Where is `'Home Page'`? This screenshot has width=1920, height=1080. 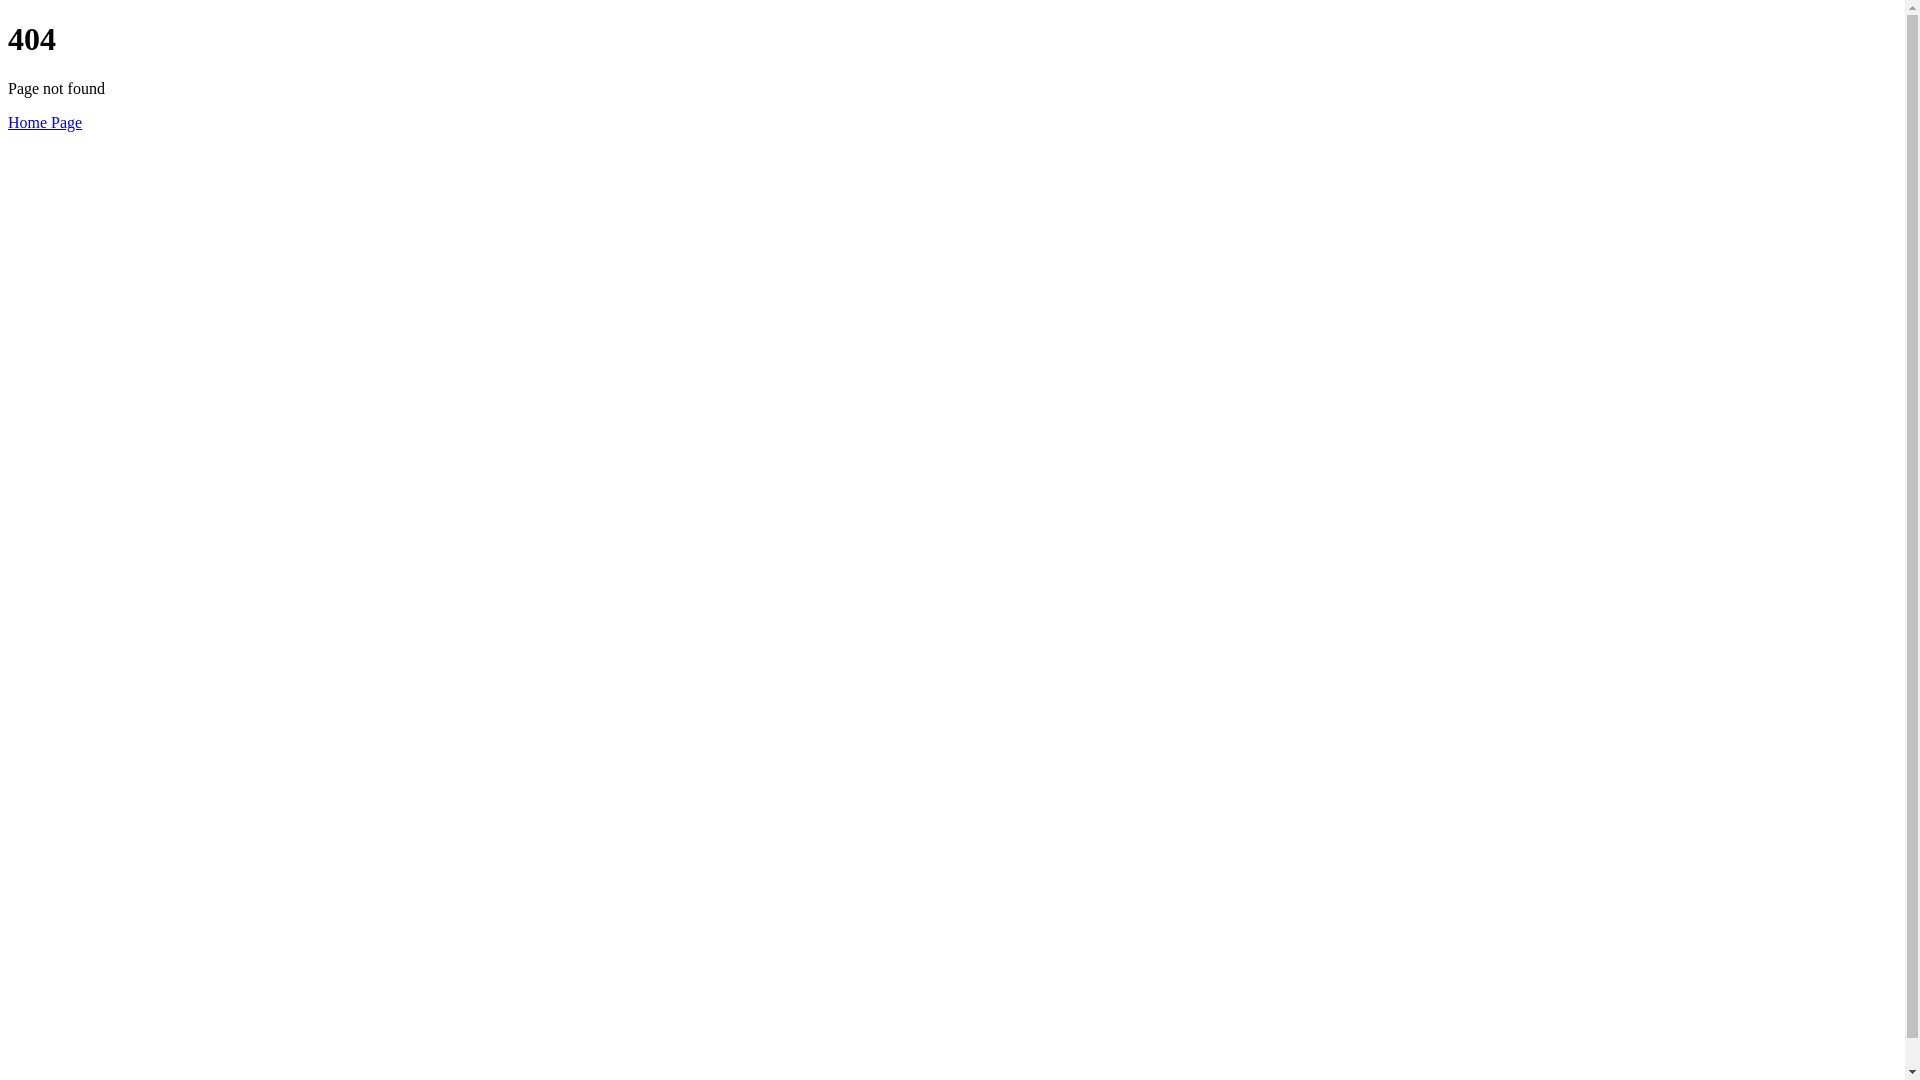
'Home Page' is located at coordinates (44, 122).